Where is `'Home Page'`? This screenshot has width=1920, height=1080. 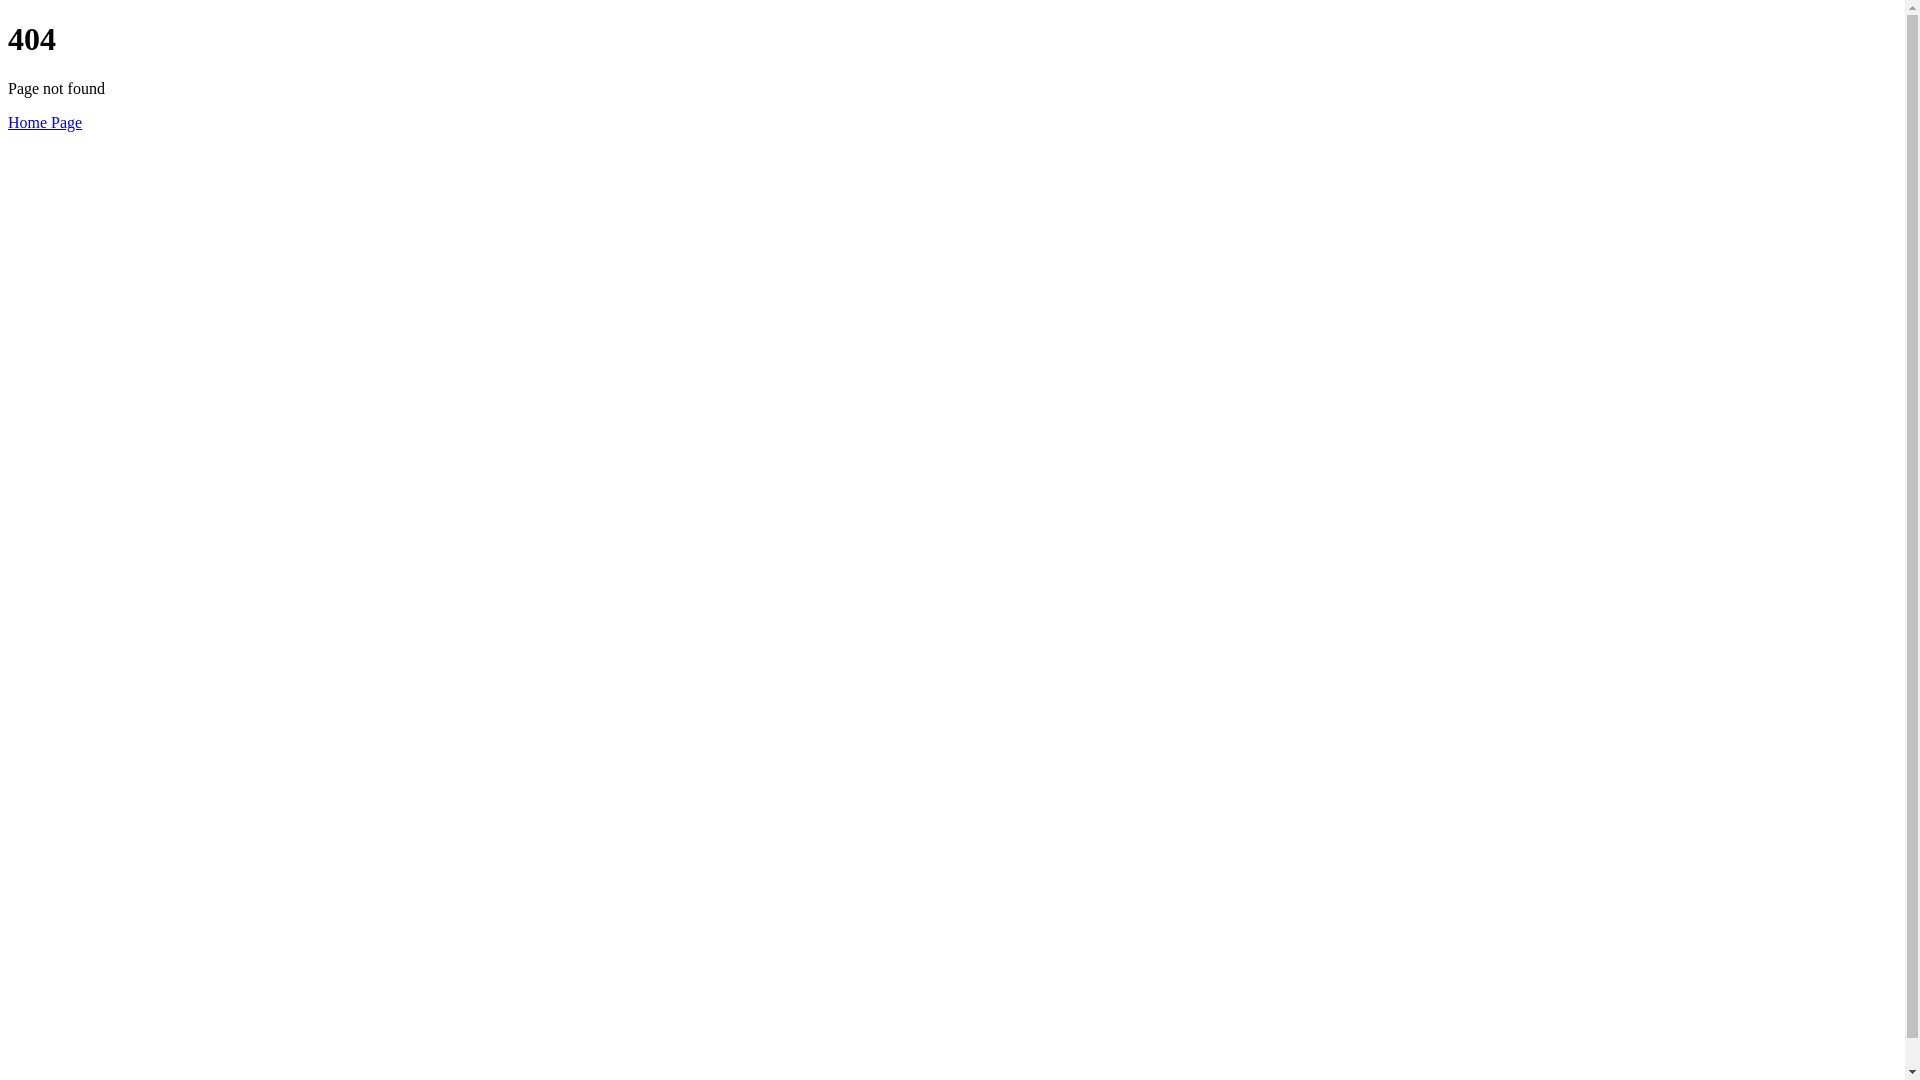
'Home Page' is located at coordinates (44, 122).